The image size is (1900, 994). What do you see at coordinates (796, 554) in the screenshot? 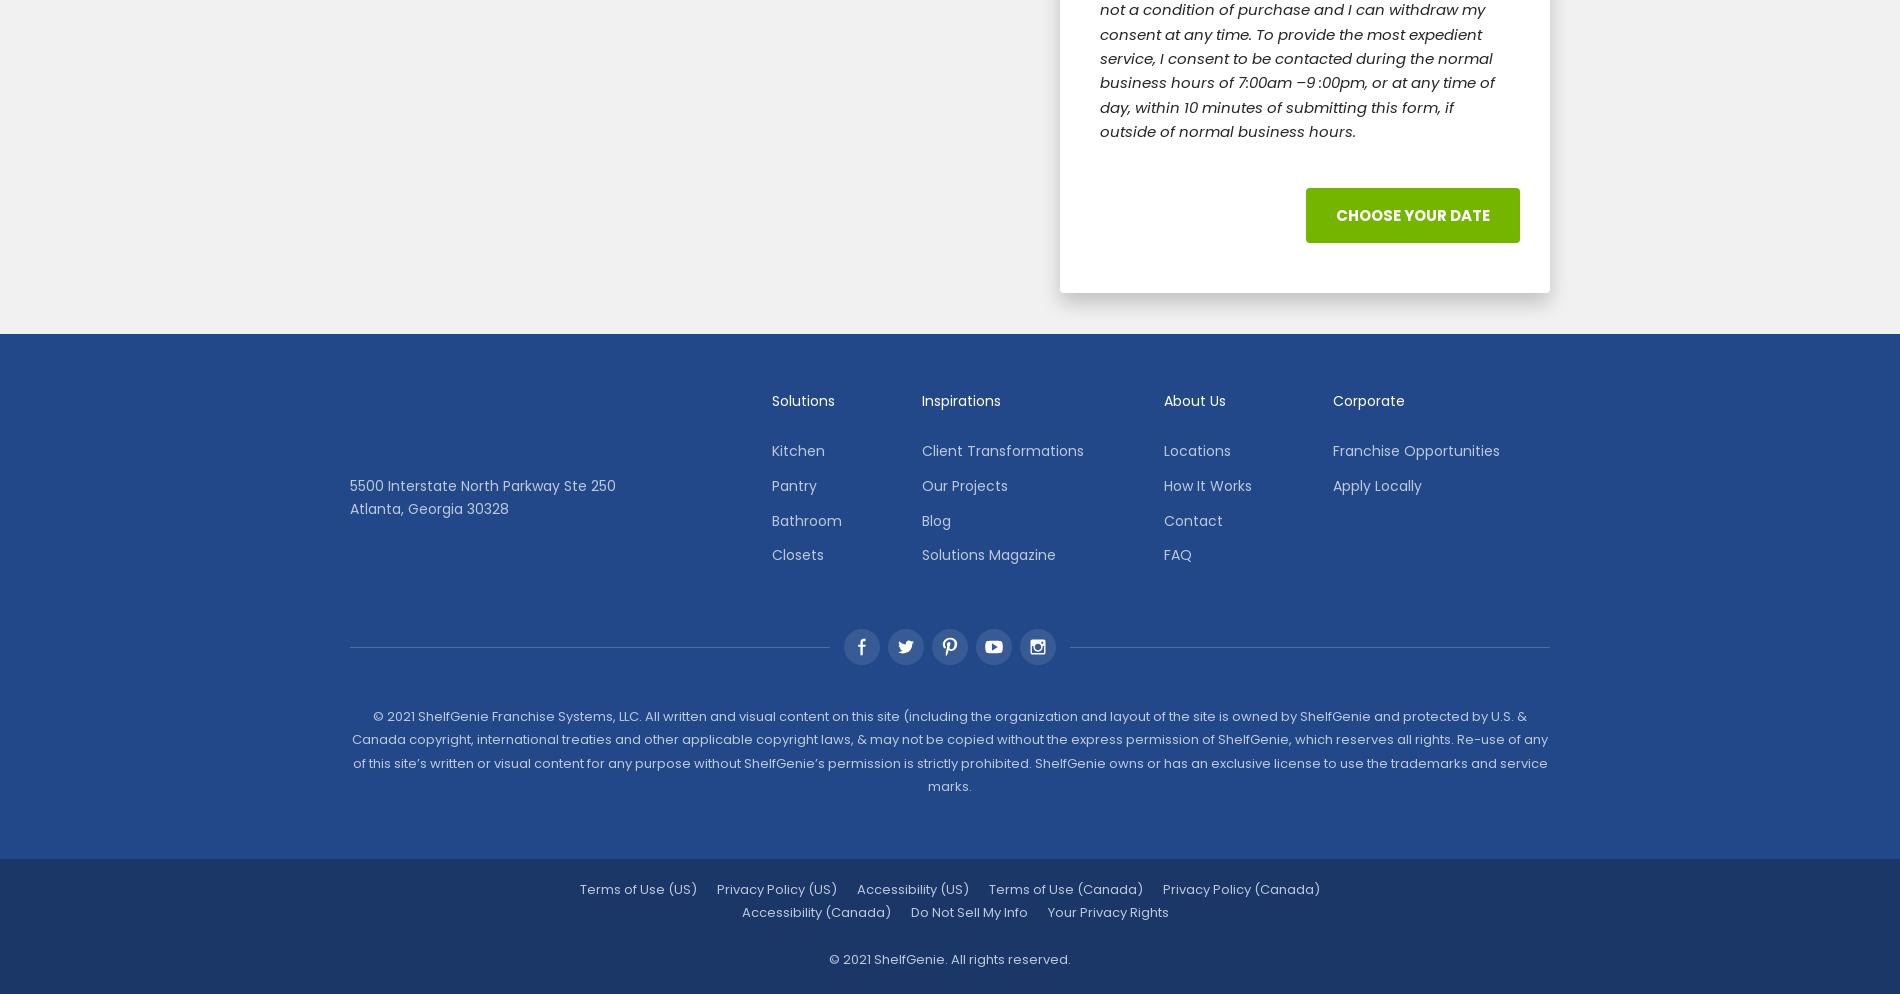
I see `'Closets'` at bounding box center [796, 554].